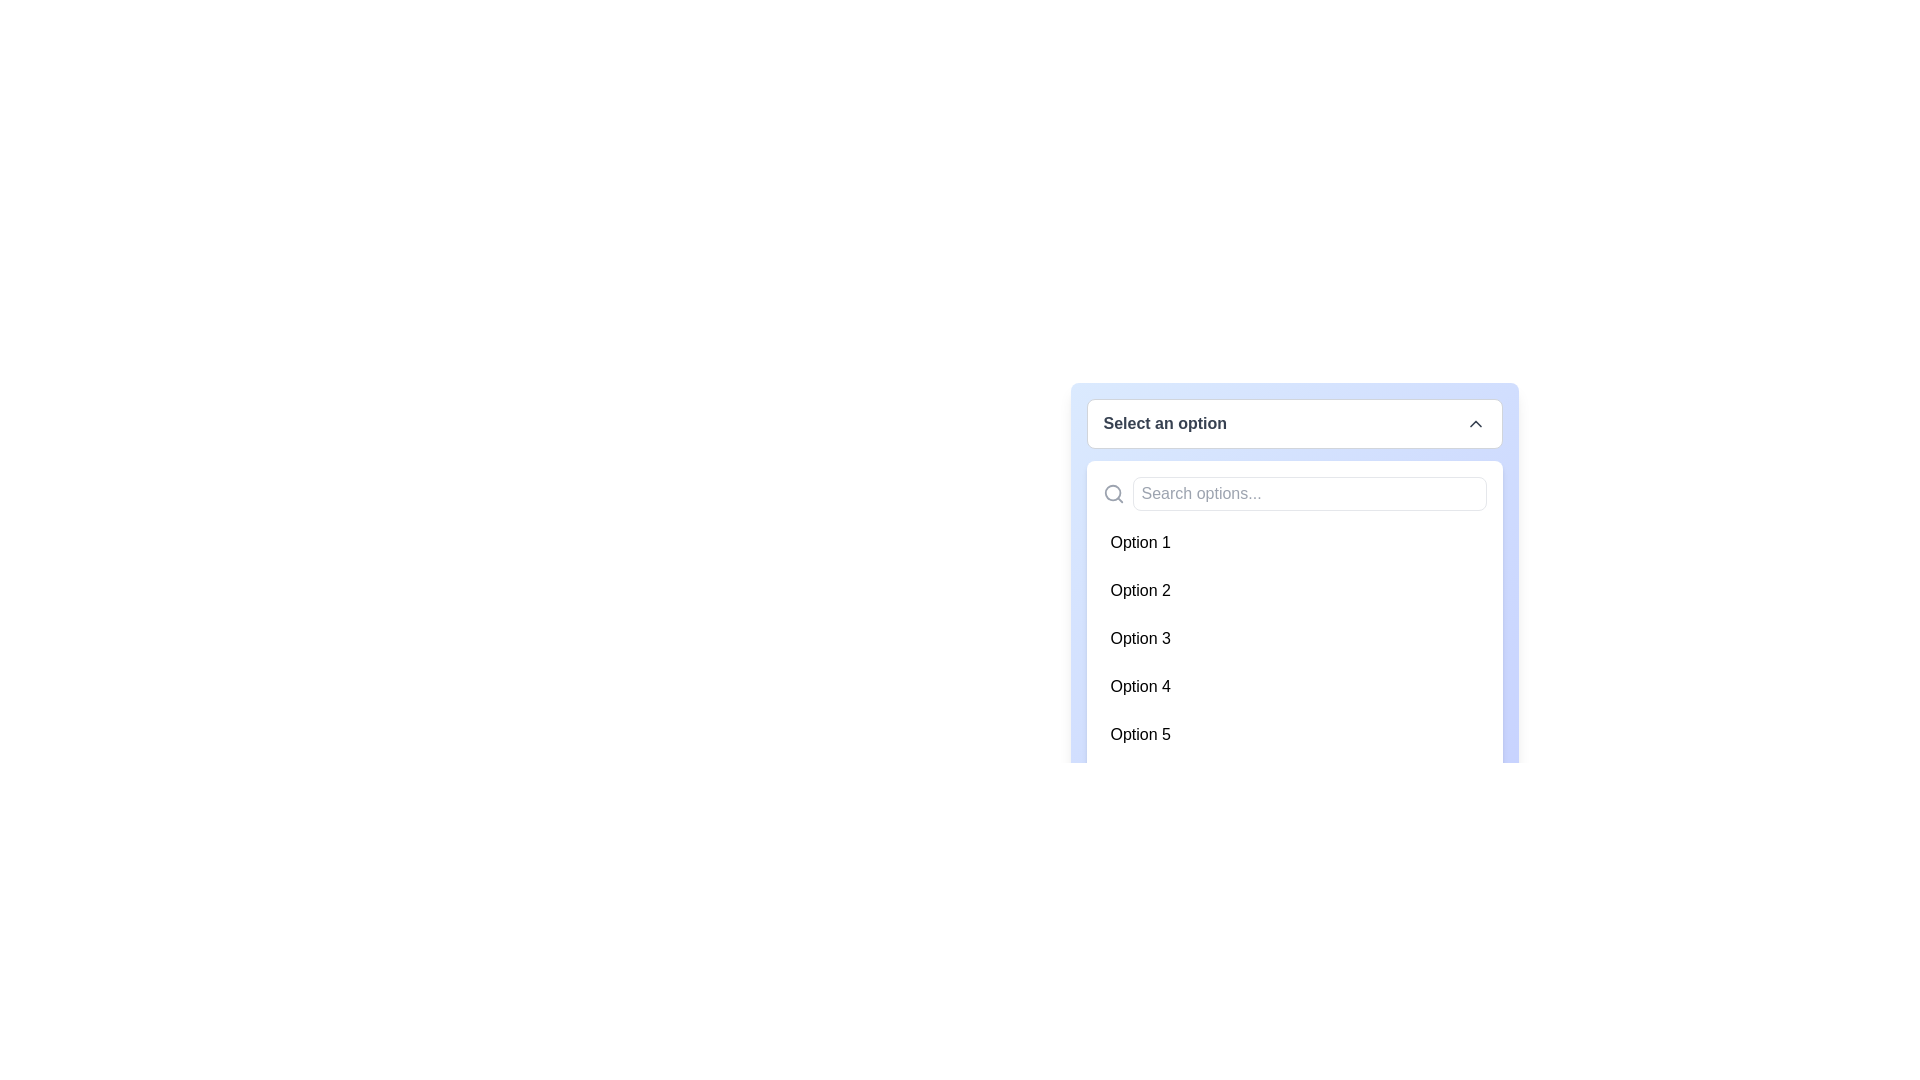 This screenshot has width=1920, height=1080. I want to click on the text item 'Option 4' in the dropdown list, so click(1140, 685).